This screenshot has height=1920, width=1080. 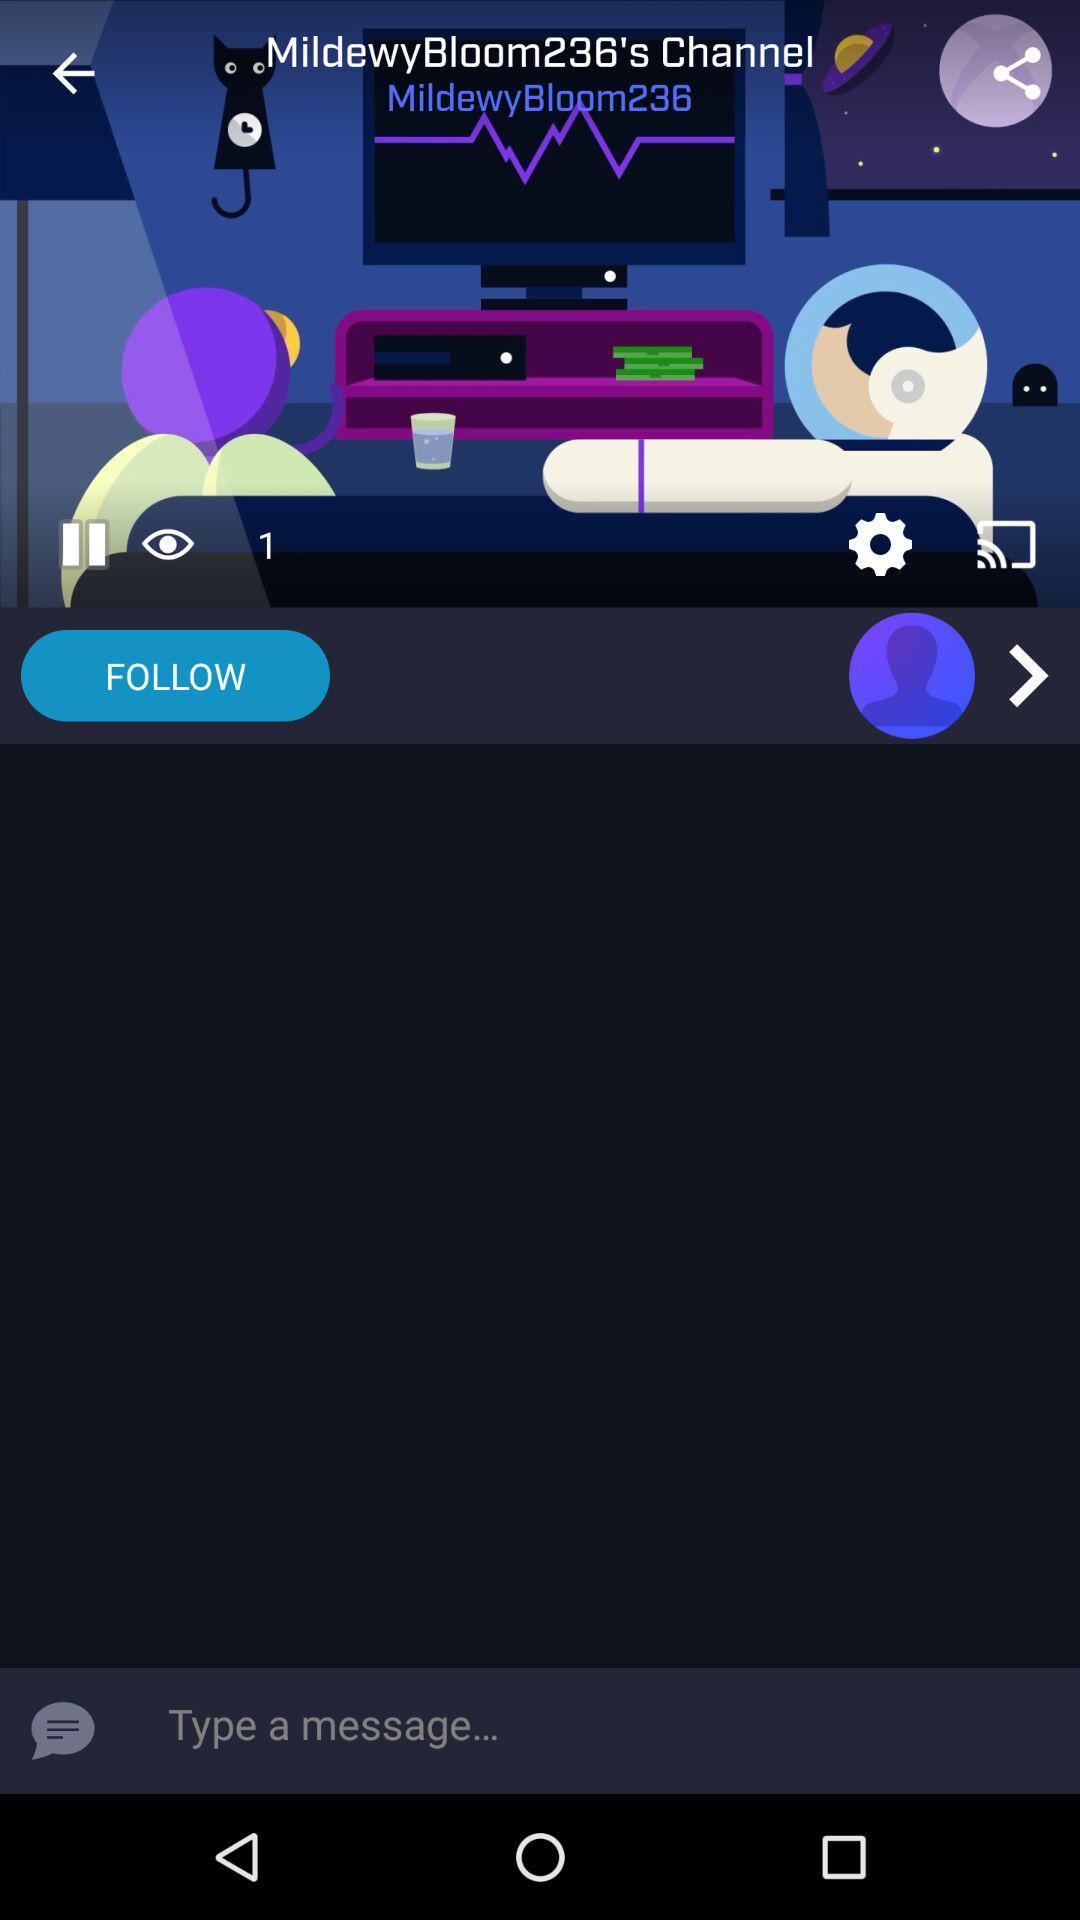 I want to click on message, so click(x=61, y=1730).